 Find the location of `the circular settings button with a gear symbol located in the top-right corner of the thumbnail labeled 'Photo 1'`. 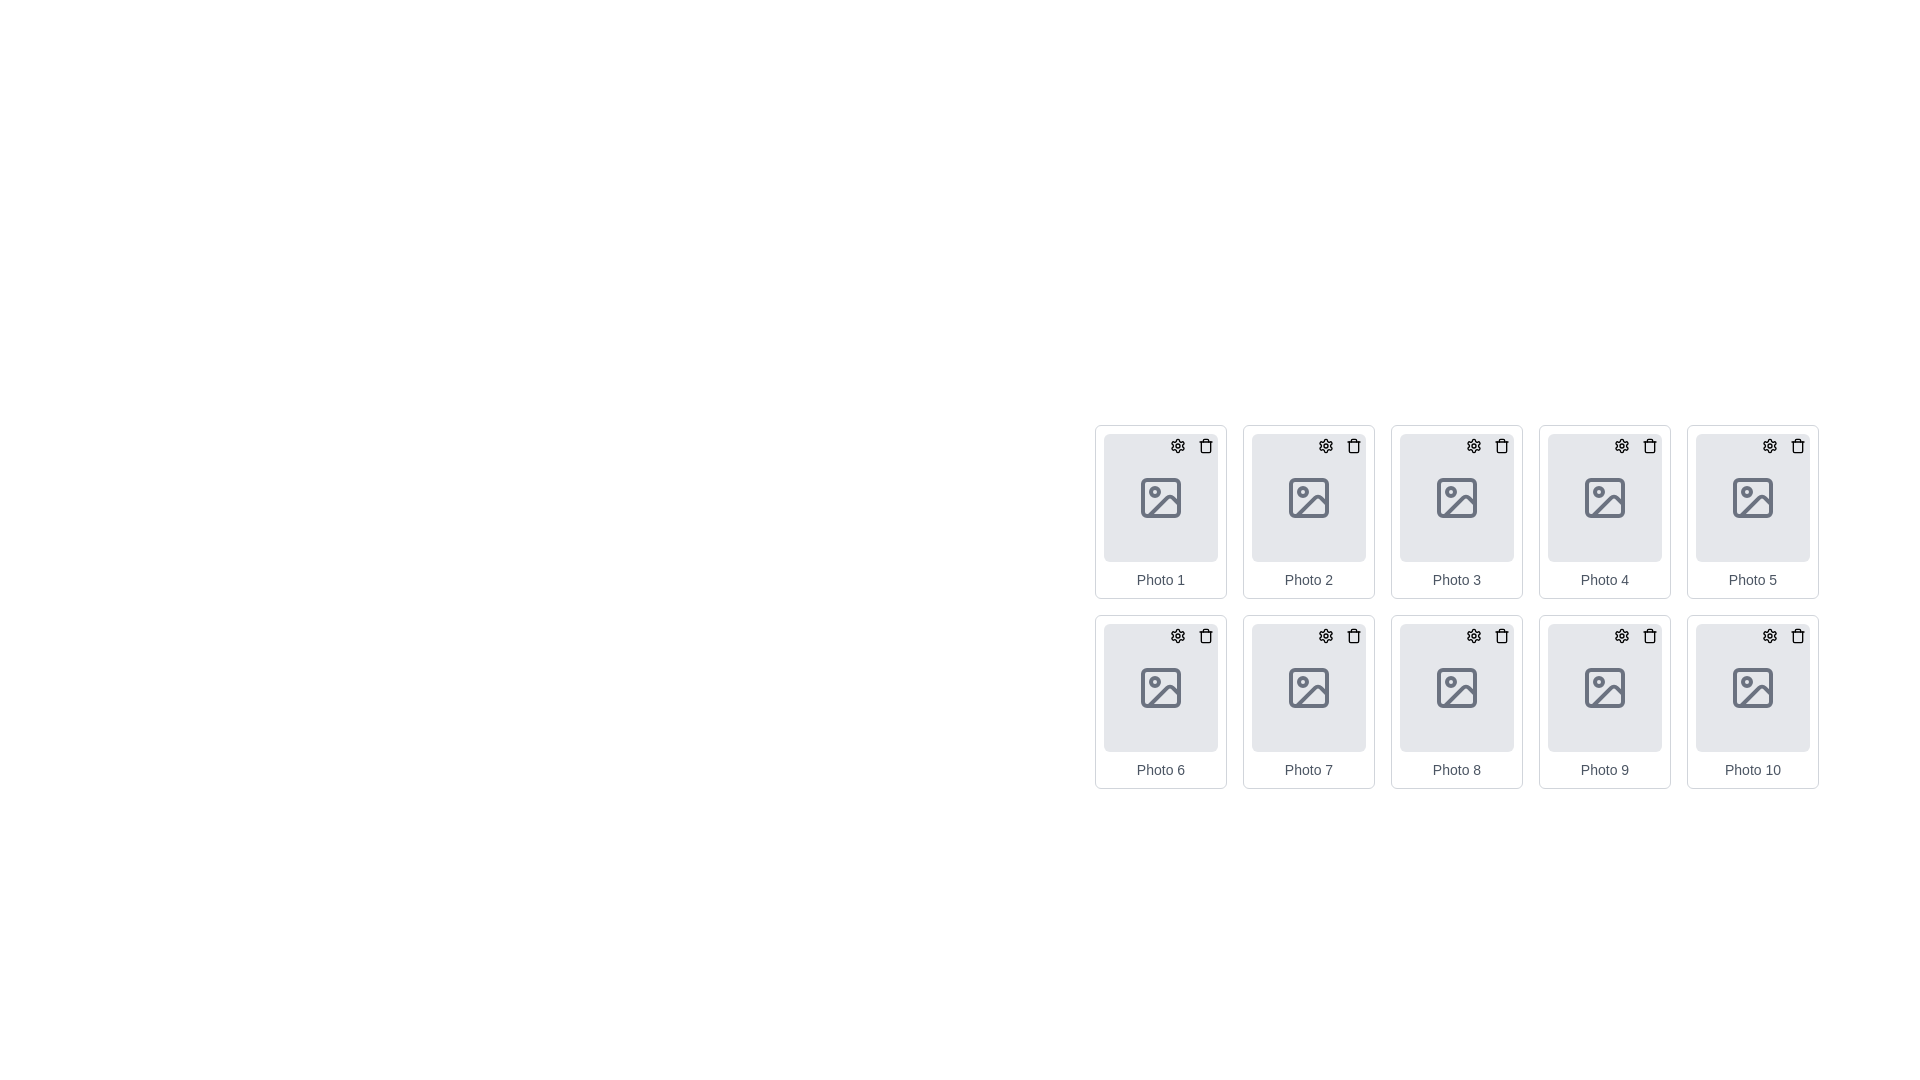

the circular settings button with a gear symbol located in the top-right corner of the thumbnail labeled 'Photo 1' is located at coordinates (1177, 445).